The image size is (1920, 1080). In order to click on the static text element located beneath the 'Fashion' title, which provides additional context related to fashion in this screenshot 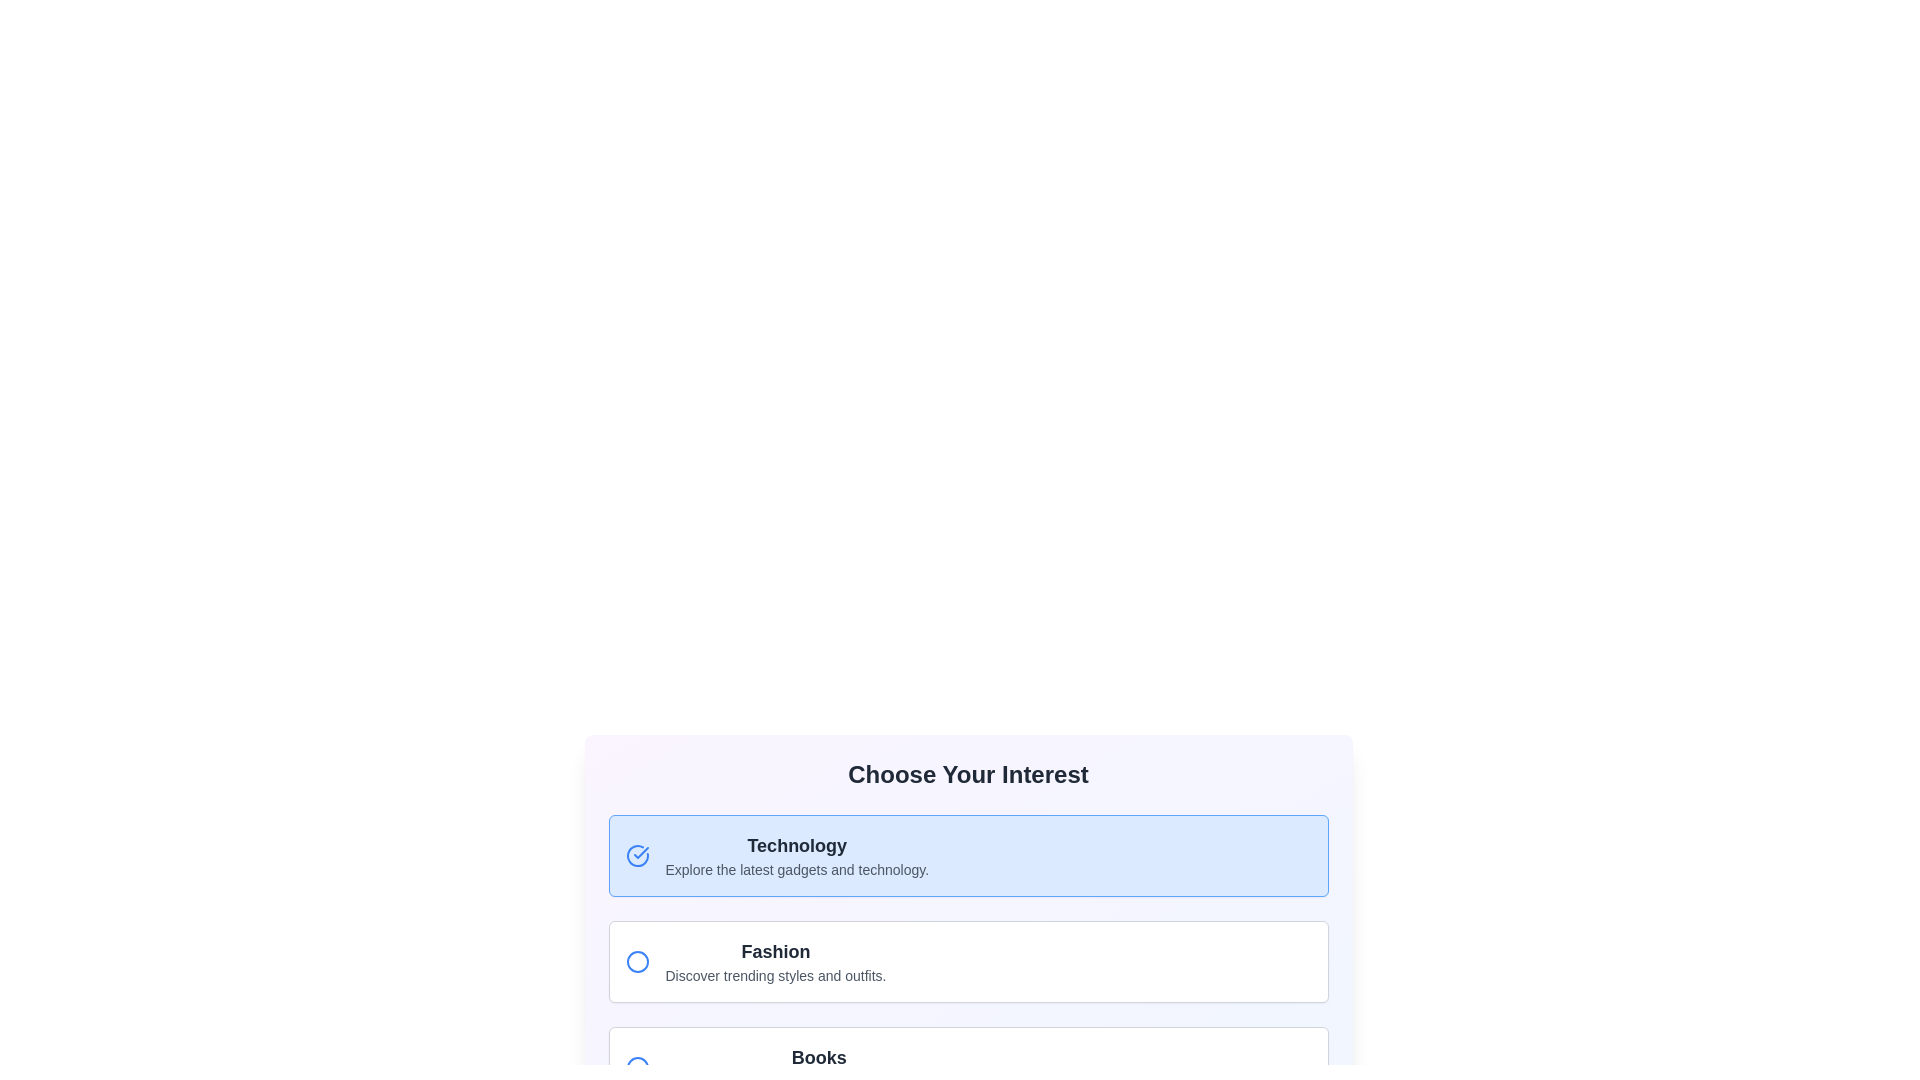, I will do `click(775, 974)`.